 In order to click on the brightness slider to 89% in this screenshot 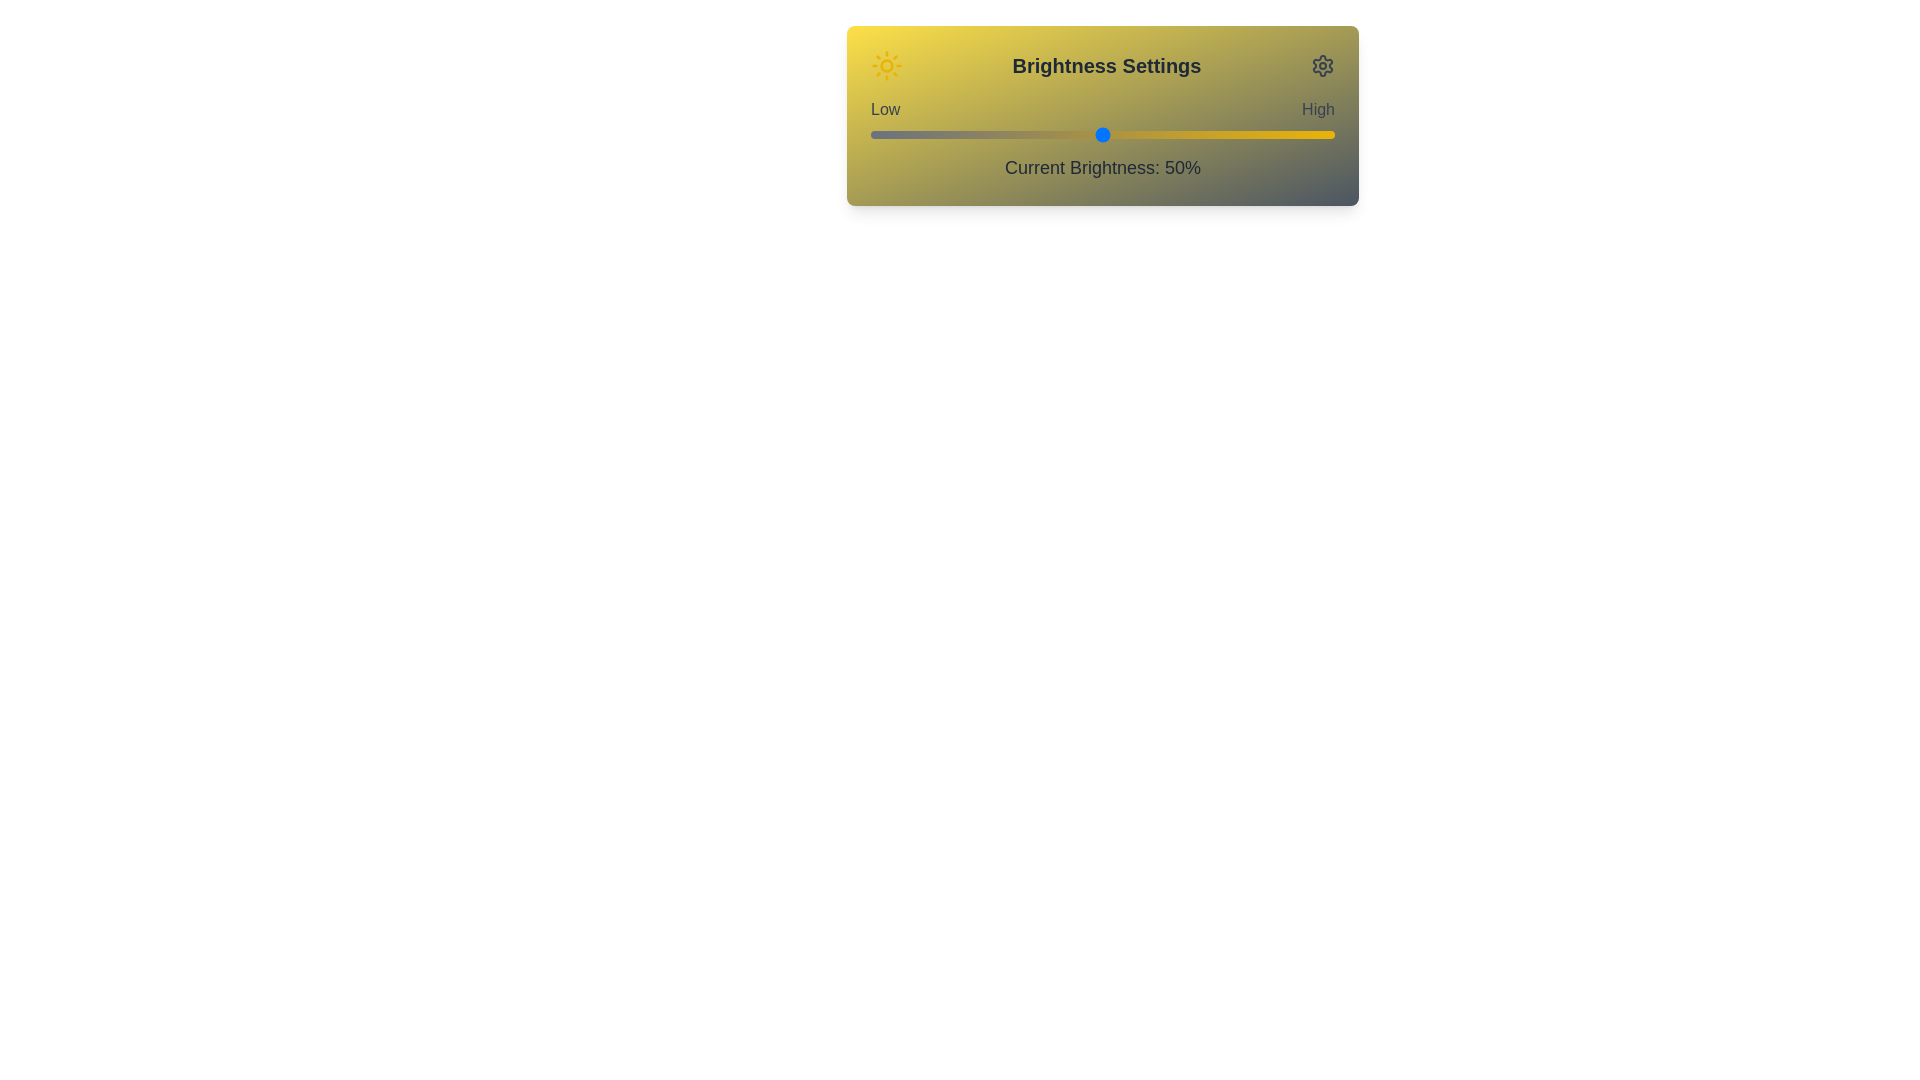, I will do `click(1283, 135)`.